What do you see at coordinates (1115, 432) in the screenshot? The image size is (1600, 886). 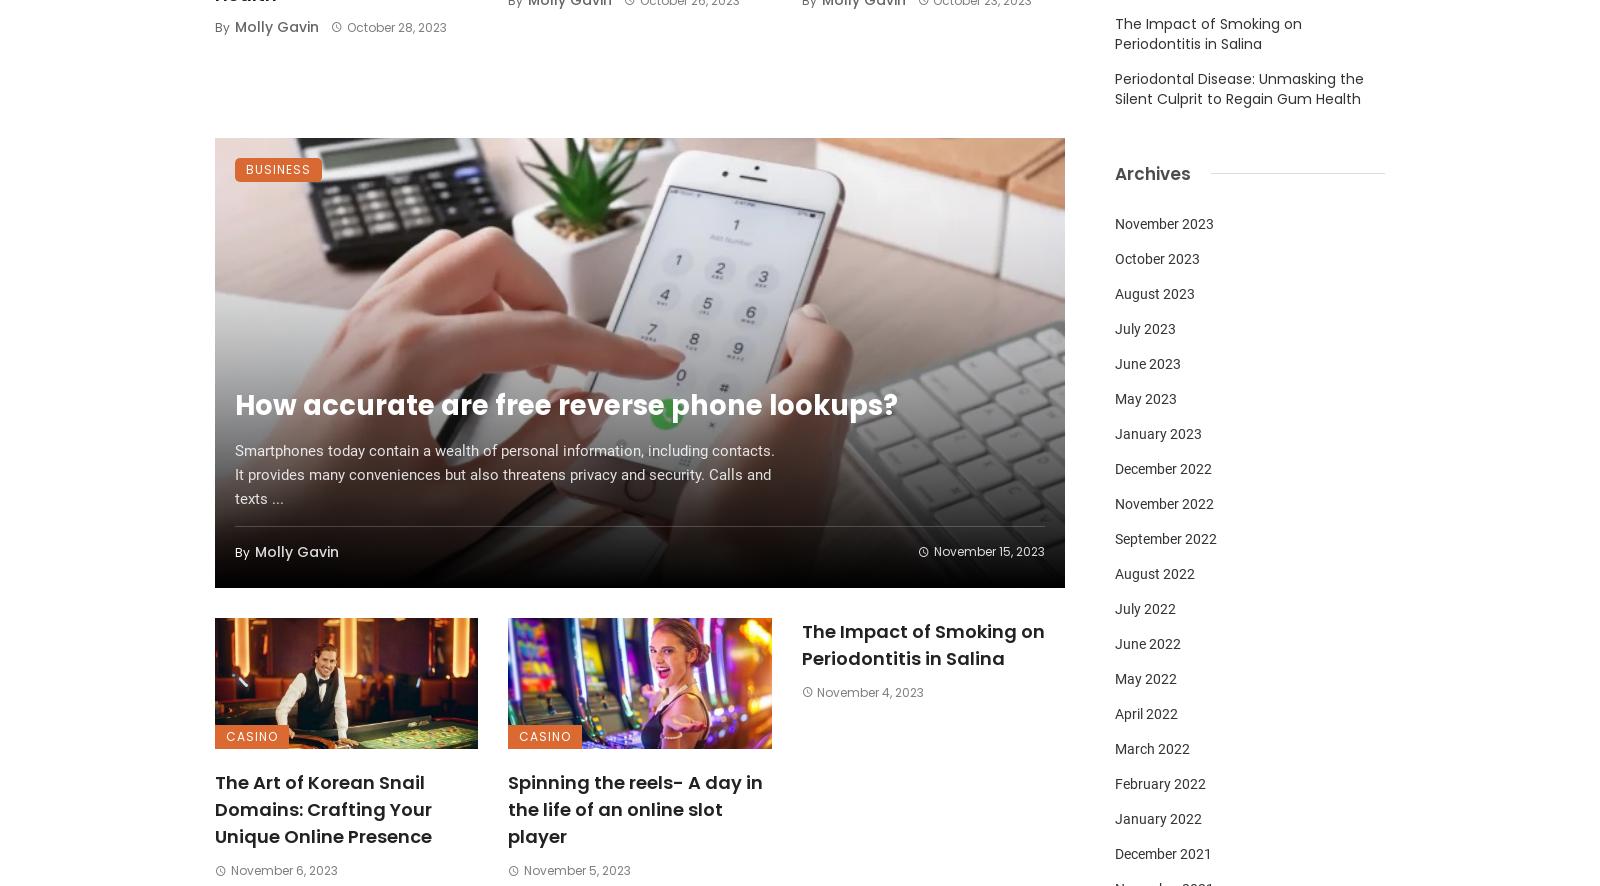 I see `'January 2023'` at bounding box center [1115, 432].